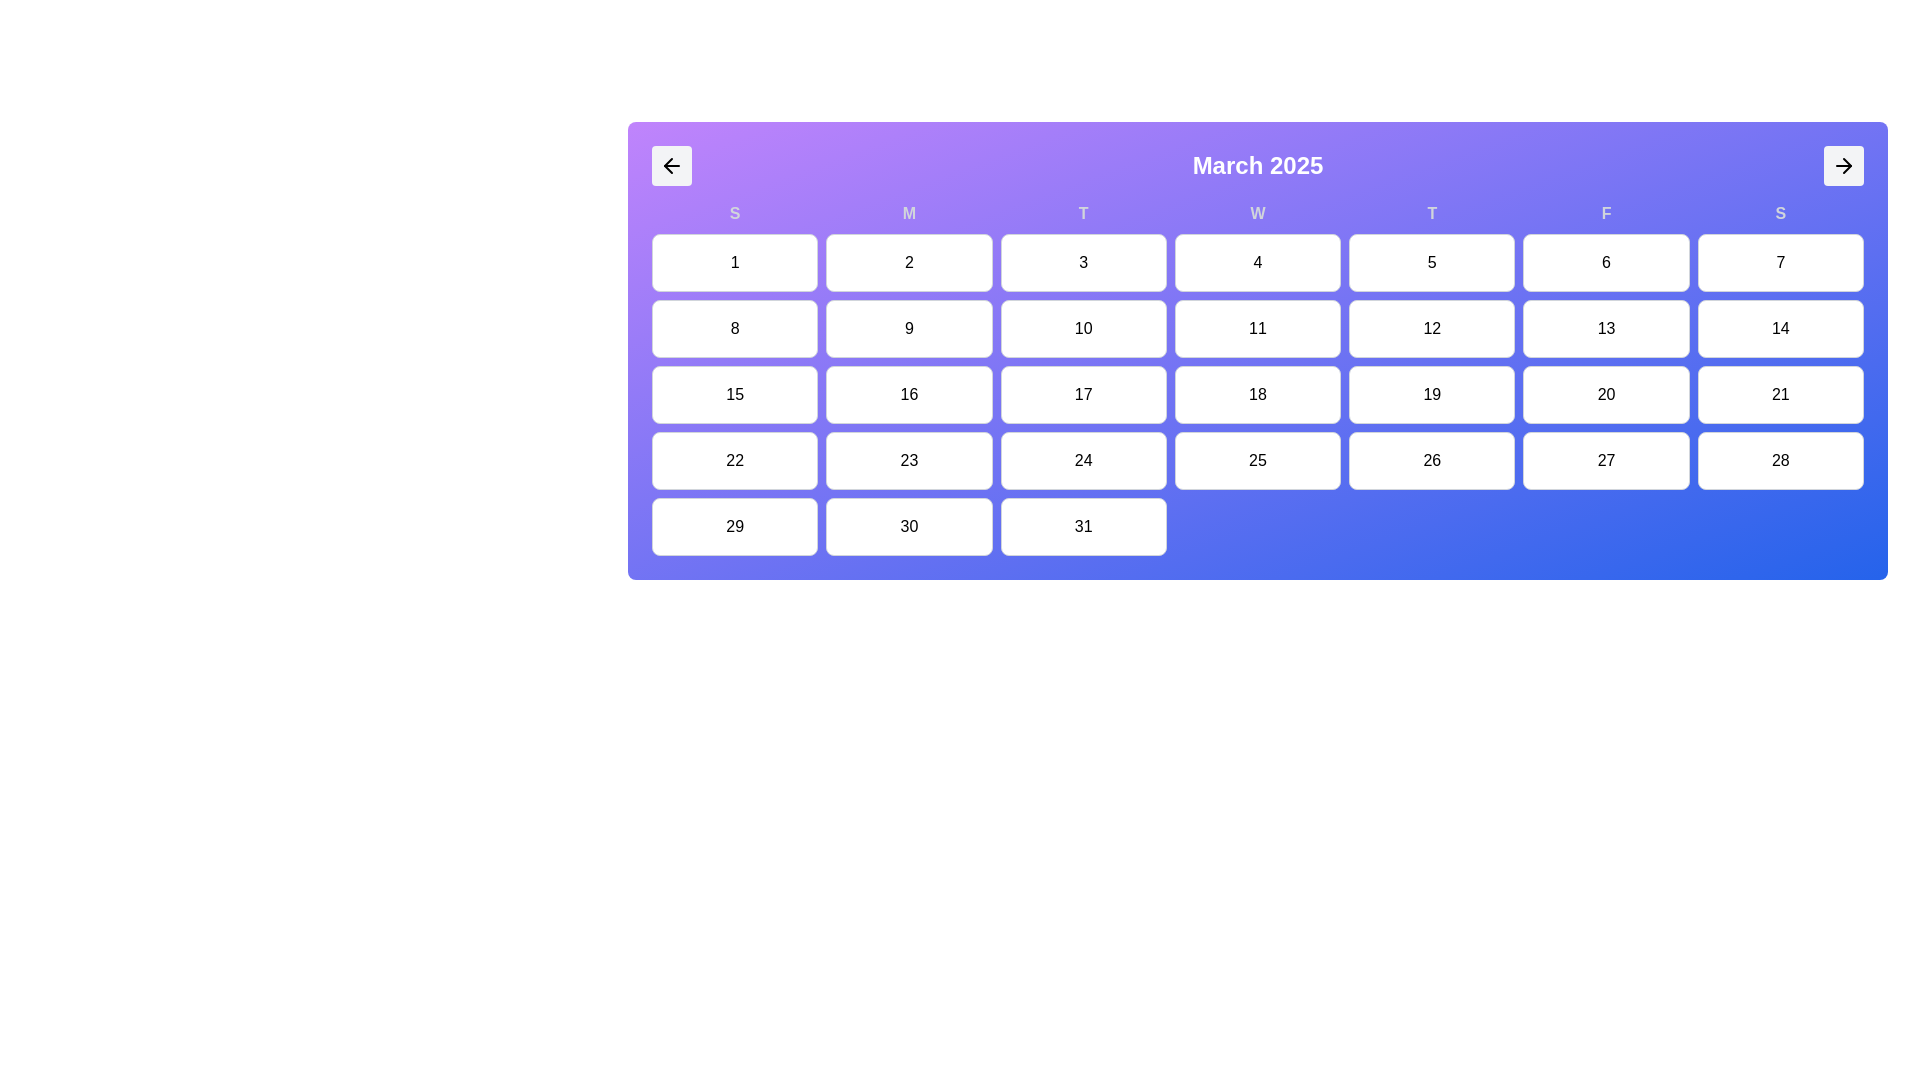 The width and height of the screenshot is (1920, 1080). What do you see at coordinates (1431, 394) in the screenshot?
I see `the Calendar date cell representing the 19th day, located in the fourth row and sixth cell of the grid layout under the column labeled 'T'` at bounding box center [1431, 394].